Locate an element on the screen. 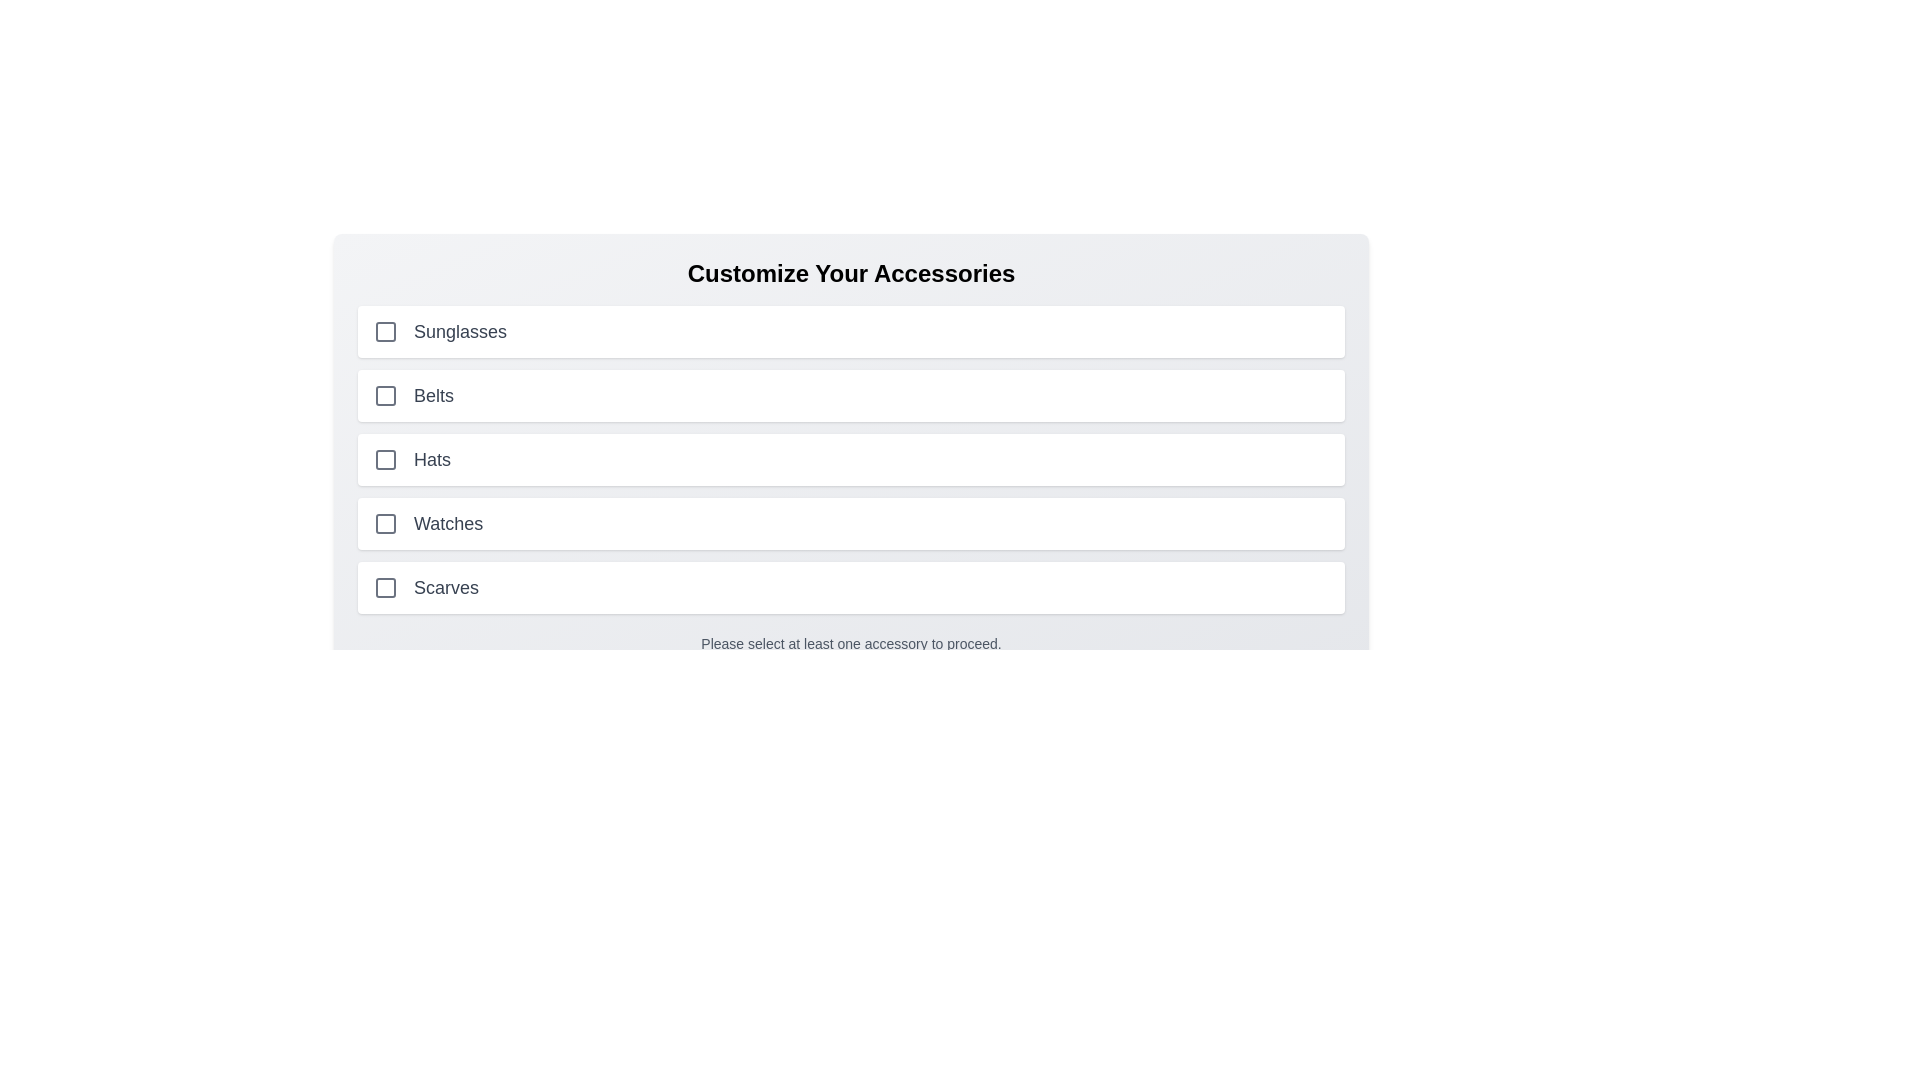 Image resolution: width=1920 pixels, height=1080 pixels. the text label 'Hats' which is positioned as the third item in a vertical list within a card layout is located at coordinates (431, 459).